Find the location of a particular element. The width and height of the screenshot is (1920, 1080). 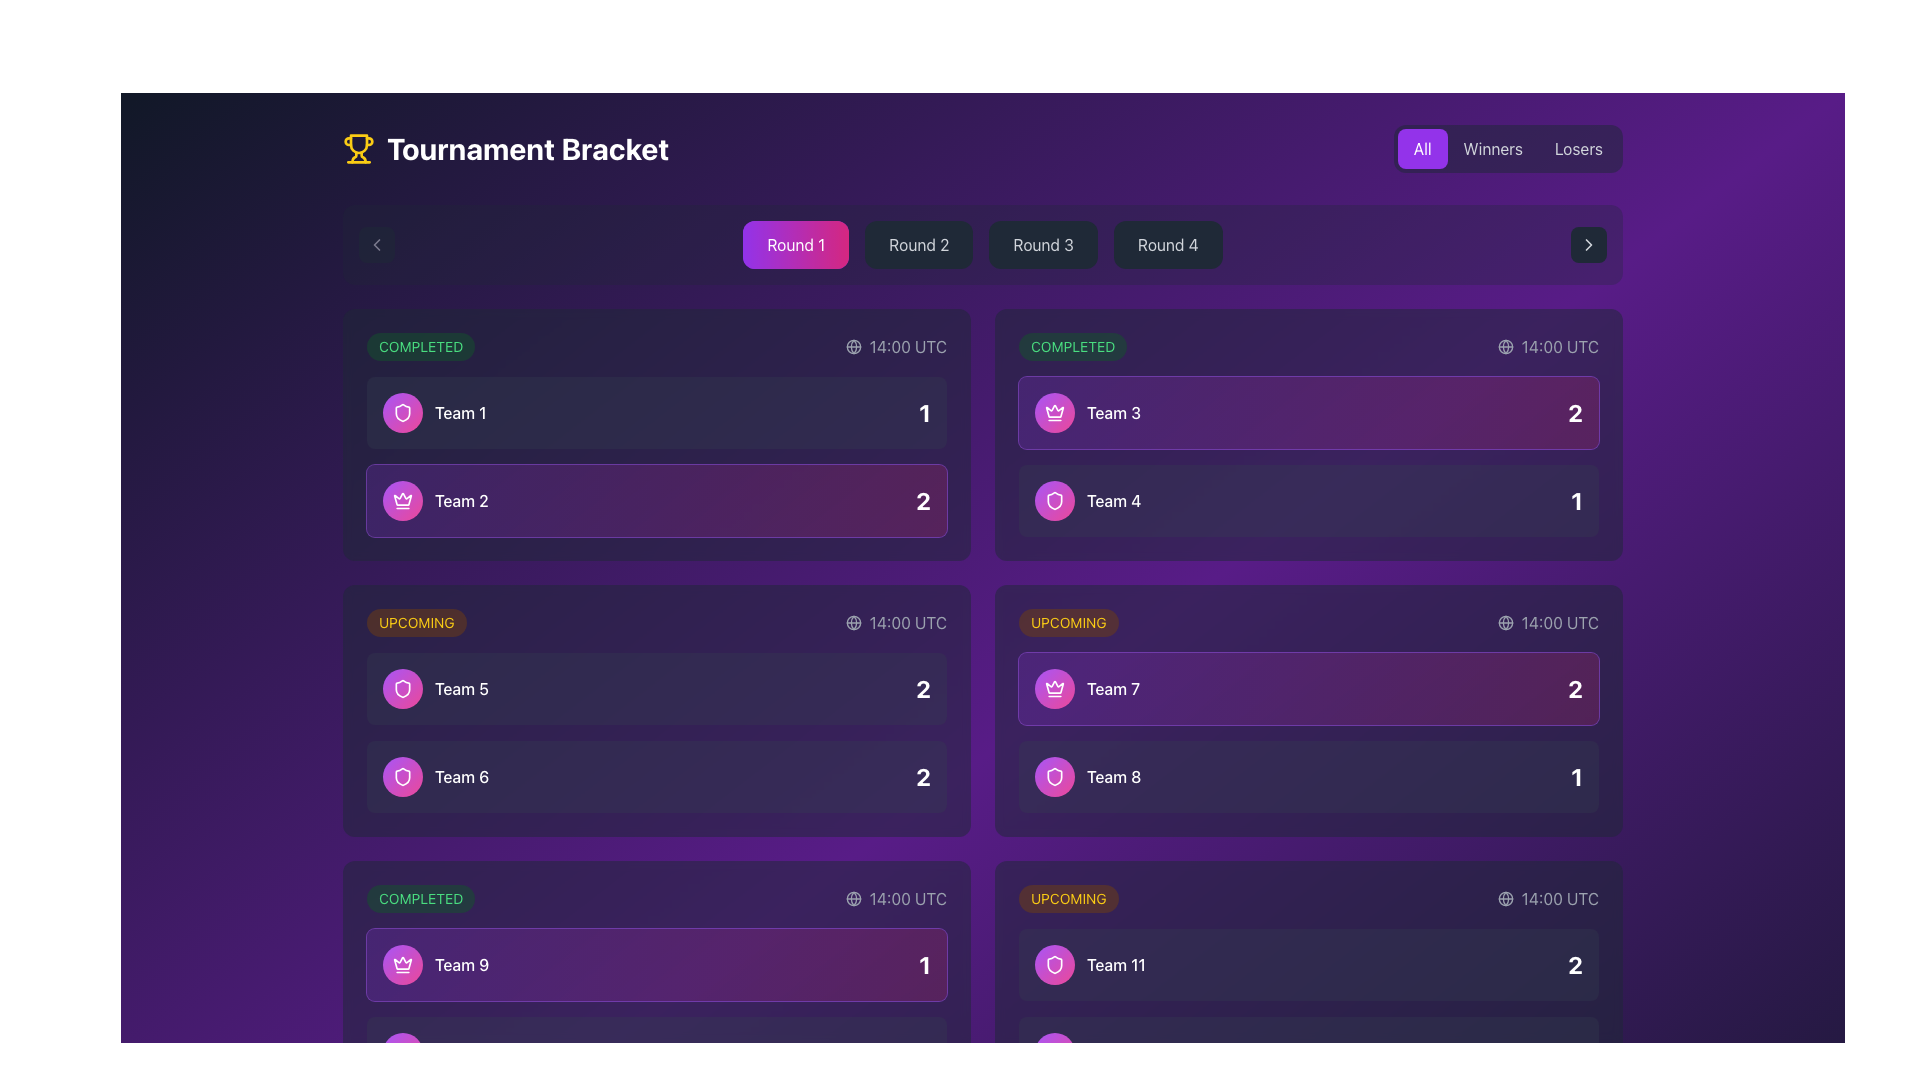

the Informational card displaying the team's name and score in the second row of the right column of match cards in the 'Tournament Bracket' interface is located at coordinates (1309, 500).